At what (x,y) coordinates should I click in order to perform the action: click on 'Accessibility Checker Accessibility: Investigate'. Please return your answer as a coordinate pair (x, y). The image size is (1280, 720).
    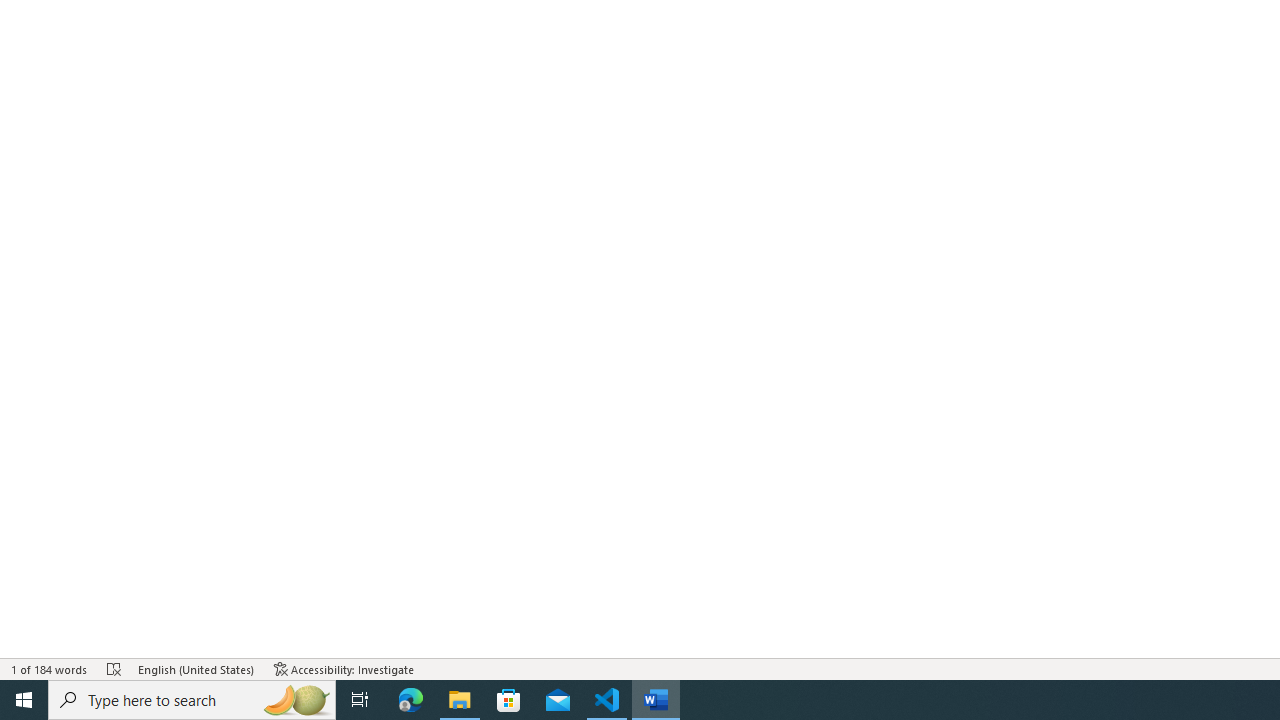
    Looking at the image, I should click on (344, 669).